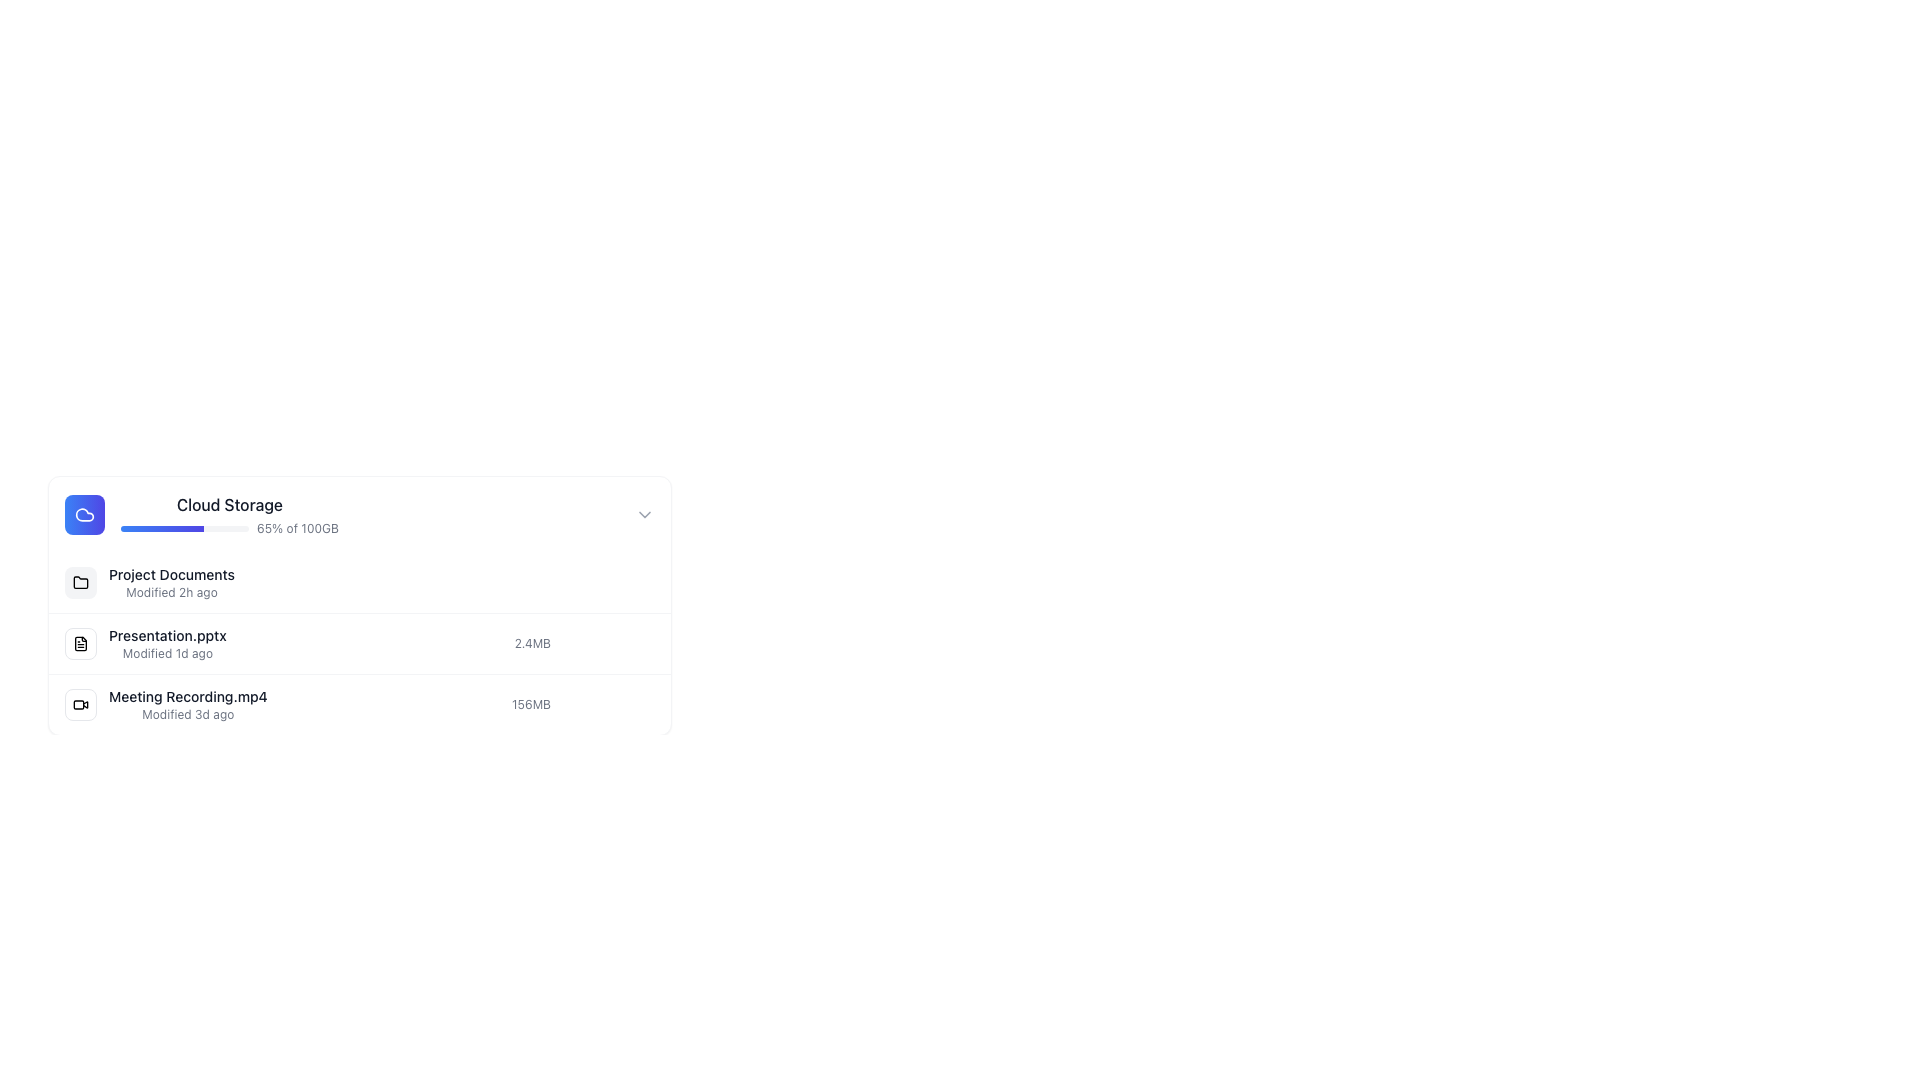 This screenshot has height=1080, width=1920. I want to click on the right-pointing chevron icon, styled with a gray stroke, located next to the 'Cloud Storage' text label, so click(644, 514).